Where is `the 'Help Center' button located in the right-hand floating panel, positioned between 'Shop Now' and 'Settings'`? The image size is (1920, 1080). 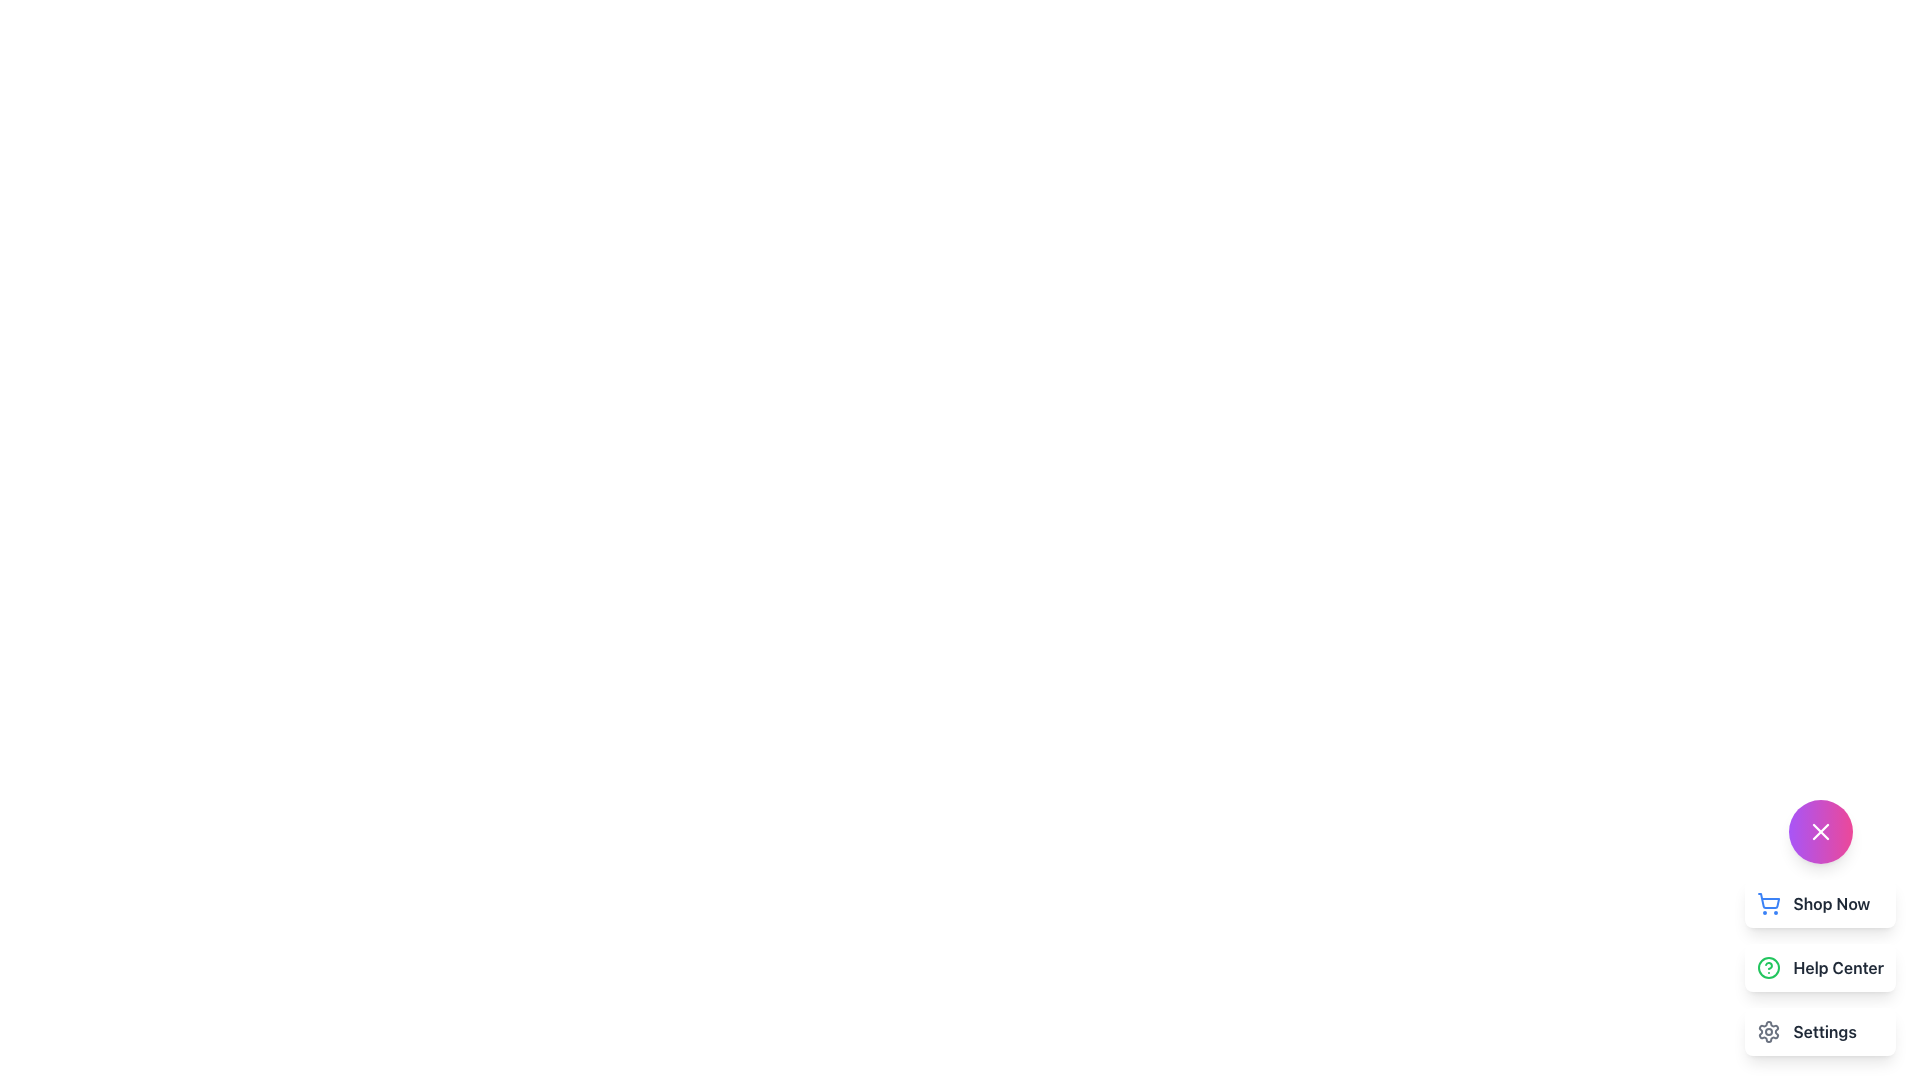
the 'Help Center' button located in the right-hand floating panel, positioned between 'Shop Now' and 'Settings' is located at coordinates (1819, 967).